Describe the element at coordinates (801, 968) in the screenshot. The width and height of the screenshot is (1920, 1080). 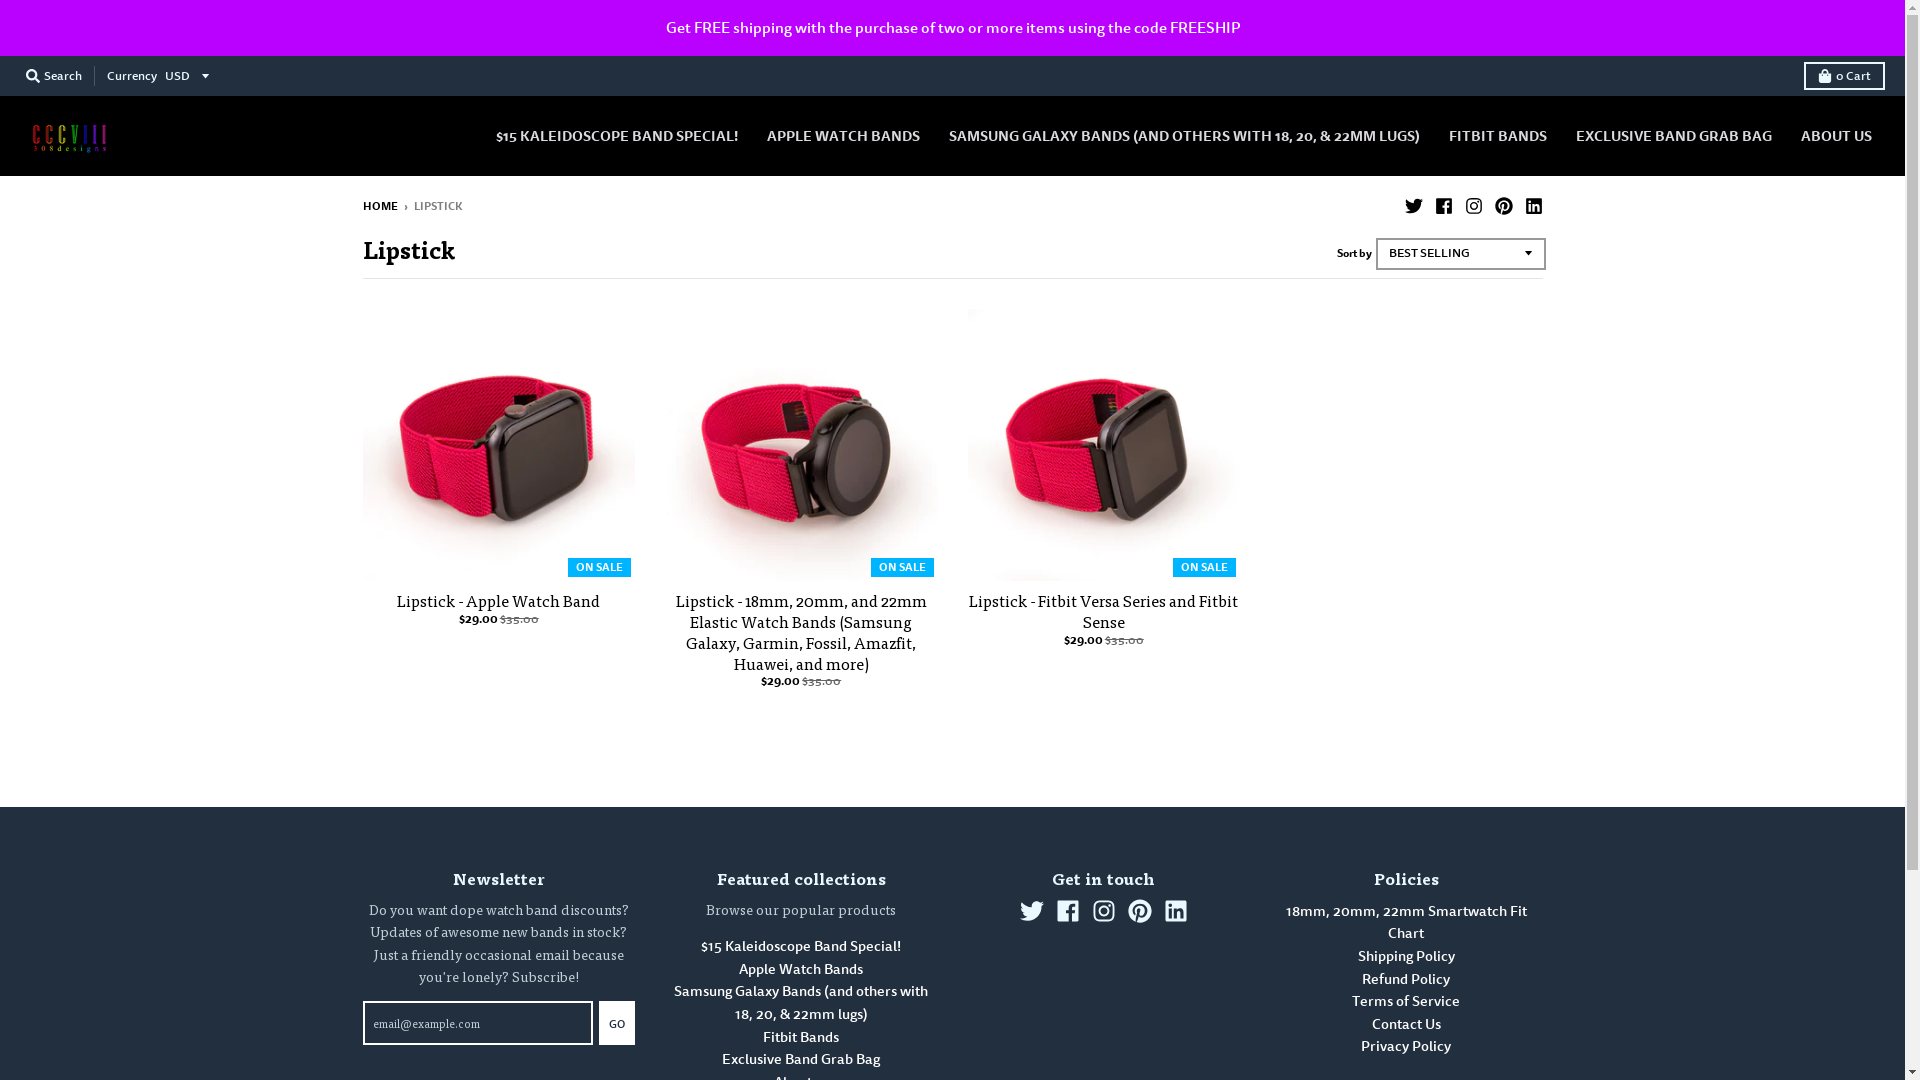
I see `'Apple Watch Bands'` at that location.